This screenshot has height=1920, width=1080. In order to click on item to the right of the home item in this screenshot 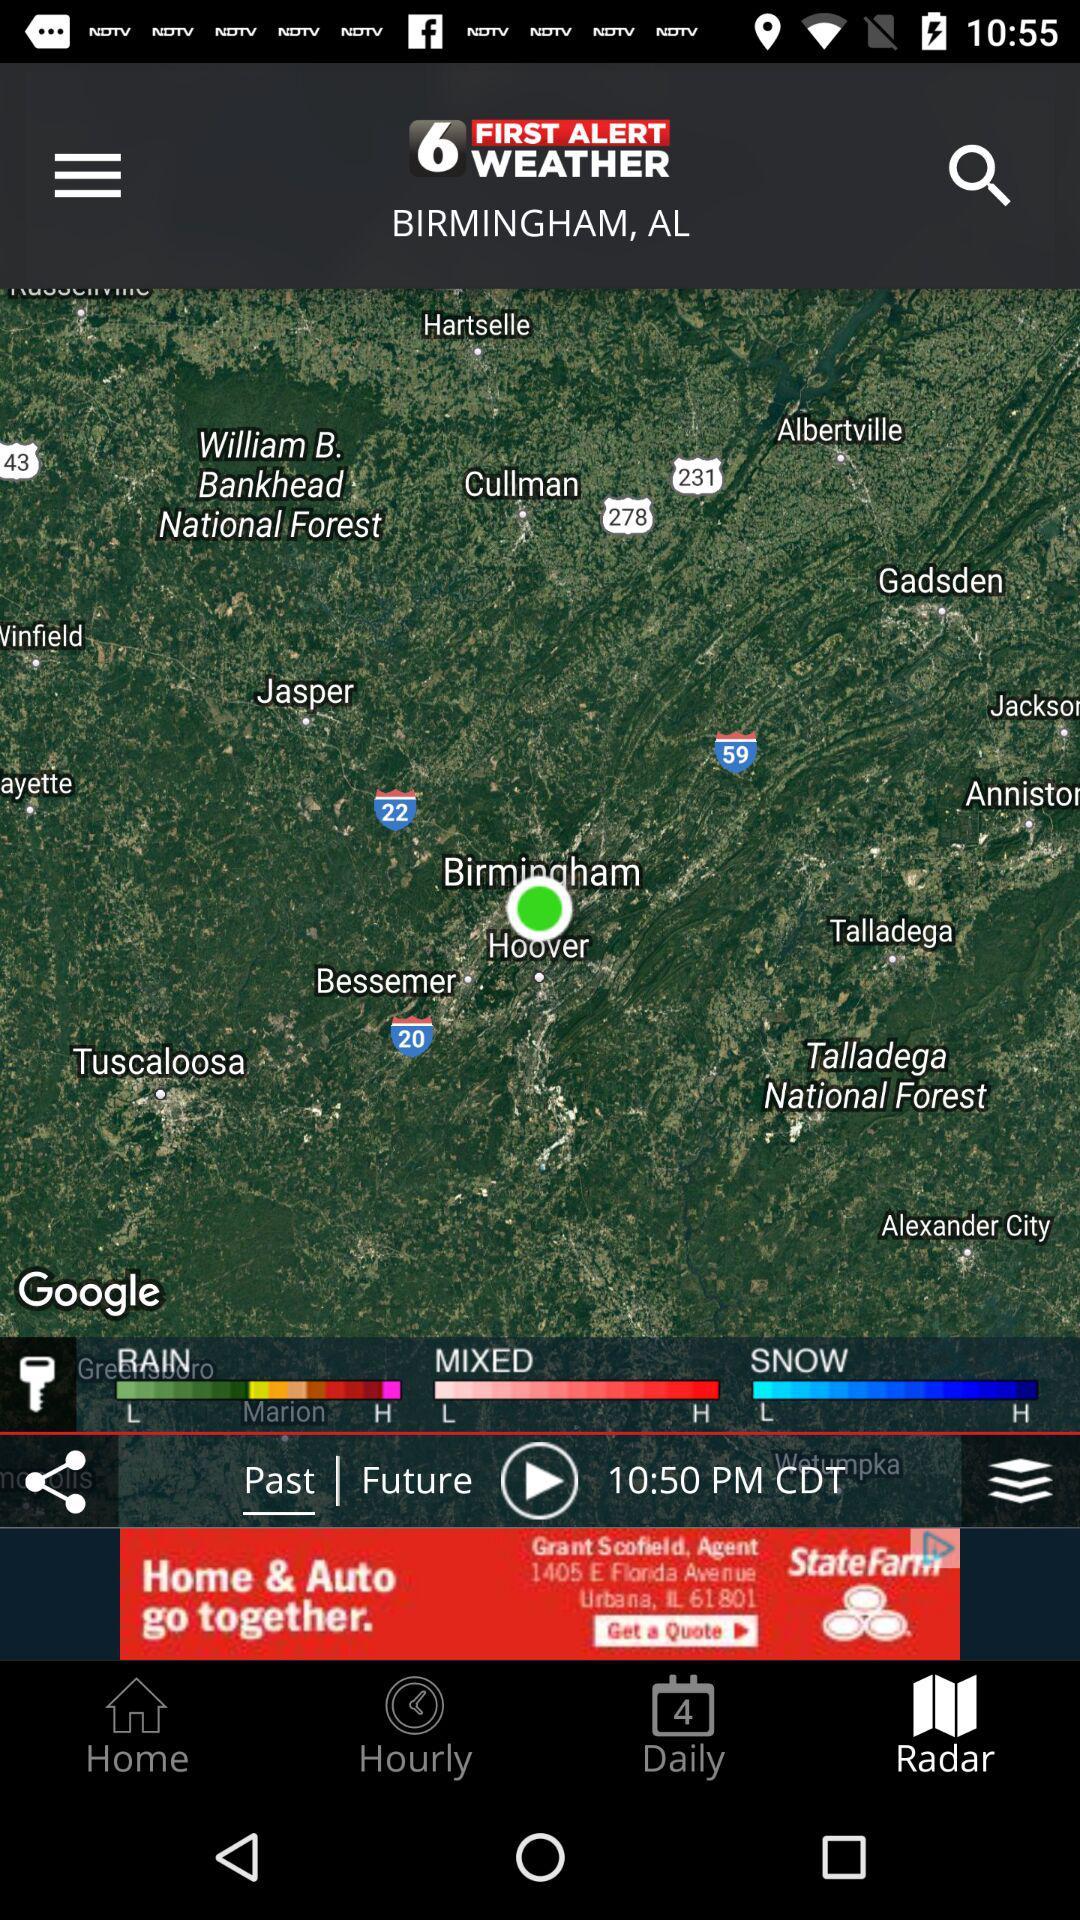, I will do `click(413, 1726)`.